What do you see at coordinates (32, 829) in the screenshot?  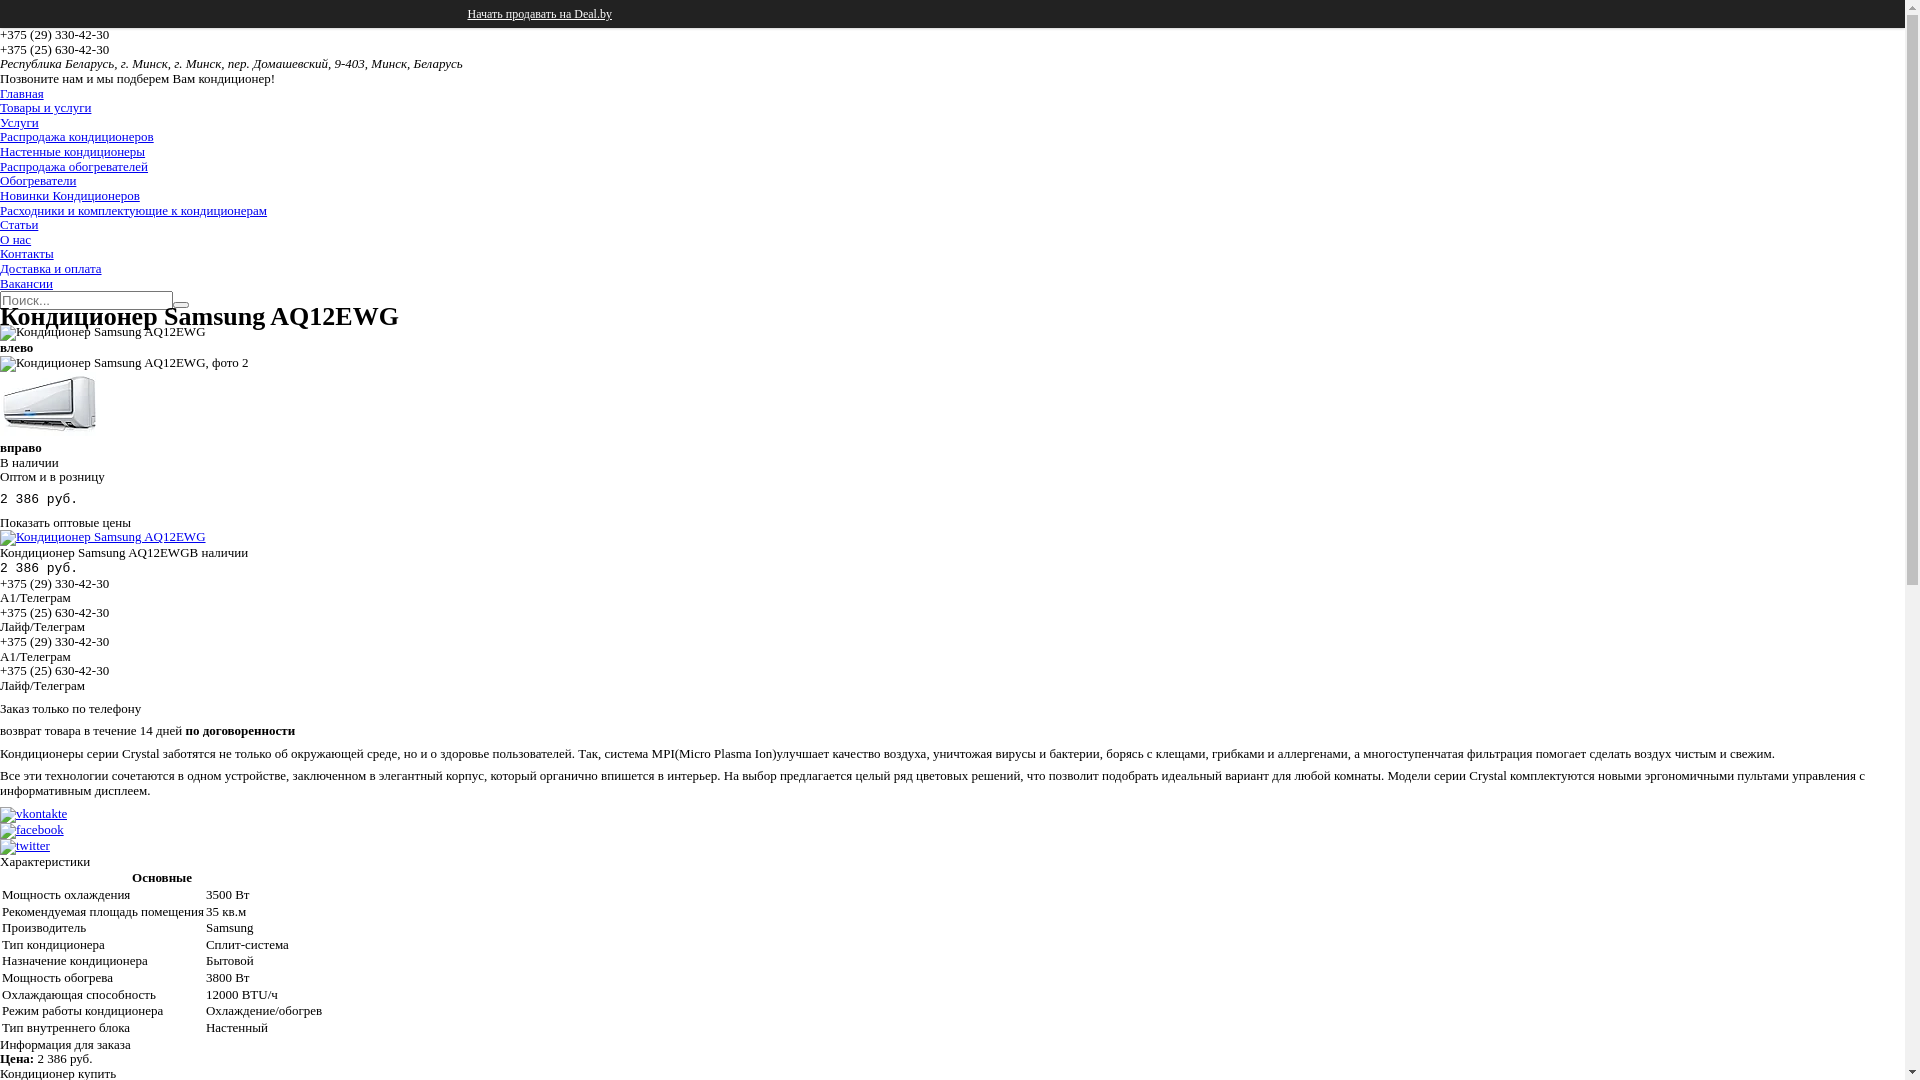 I see `'facebook'` at bounding box center [32, 829].